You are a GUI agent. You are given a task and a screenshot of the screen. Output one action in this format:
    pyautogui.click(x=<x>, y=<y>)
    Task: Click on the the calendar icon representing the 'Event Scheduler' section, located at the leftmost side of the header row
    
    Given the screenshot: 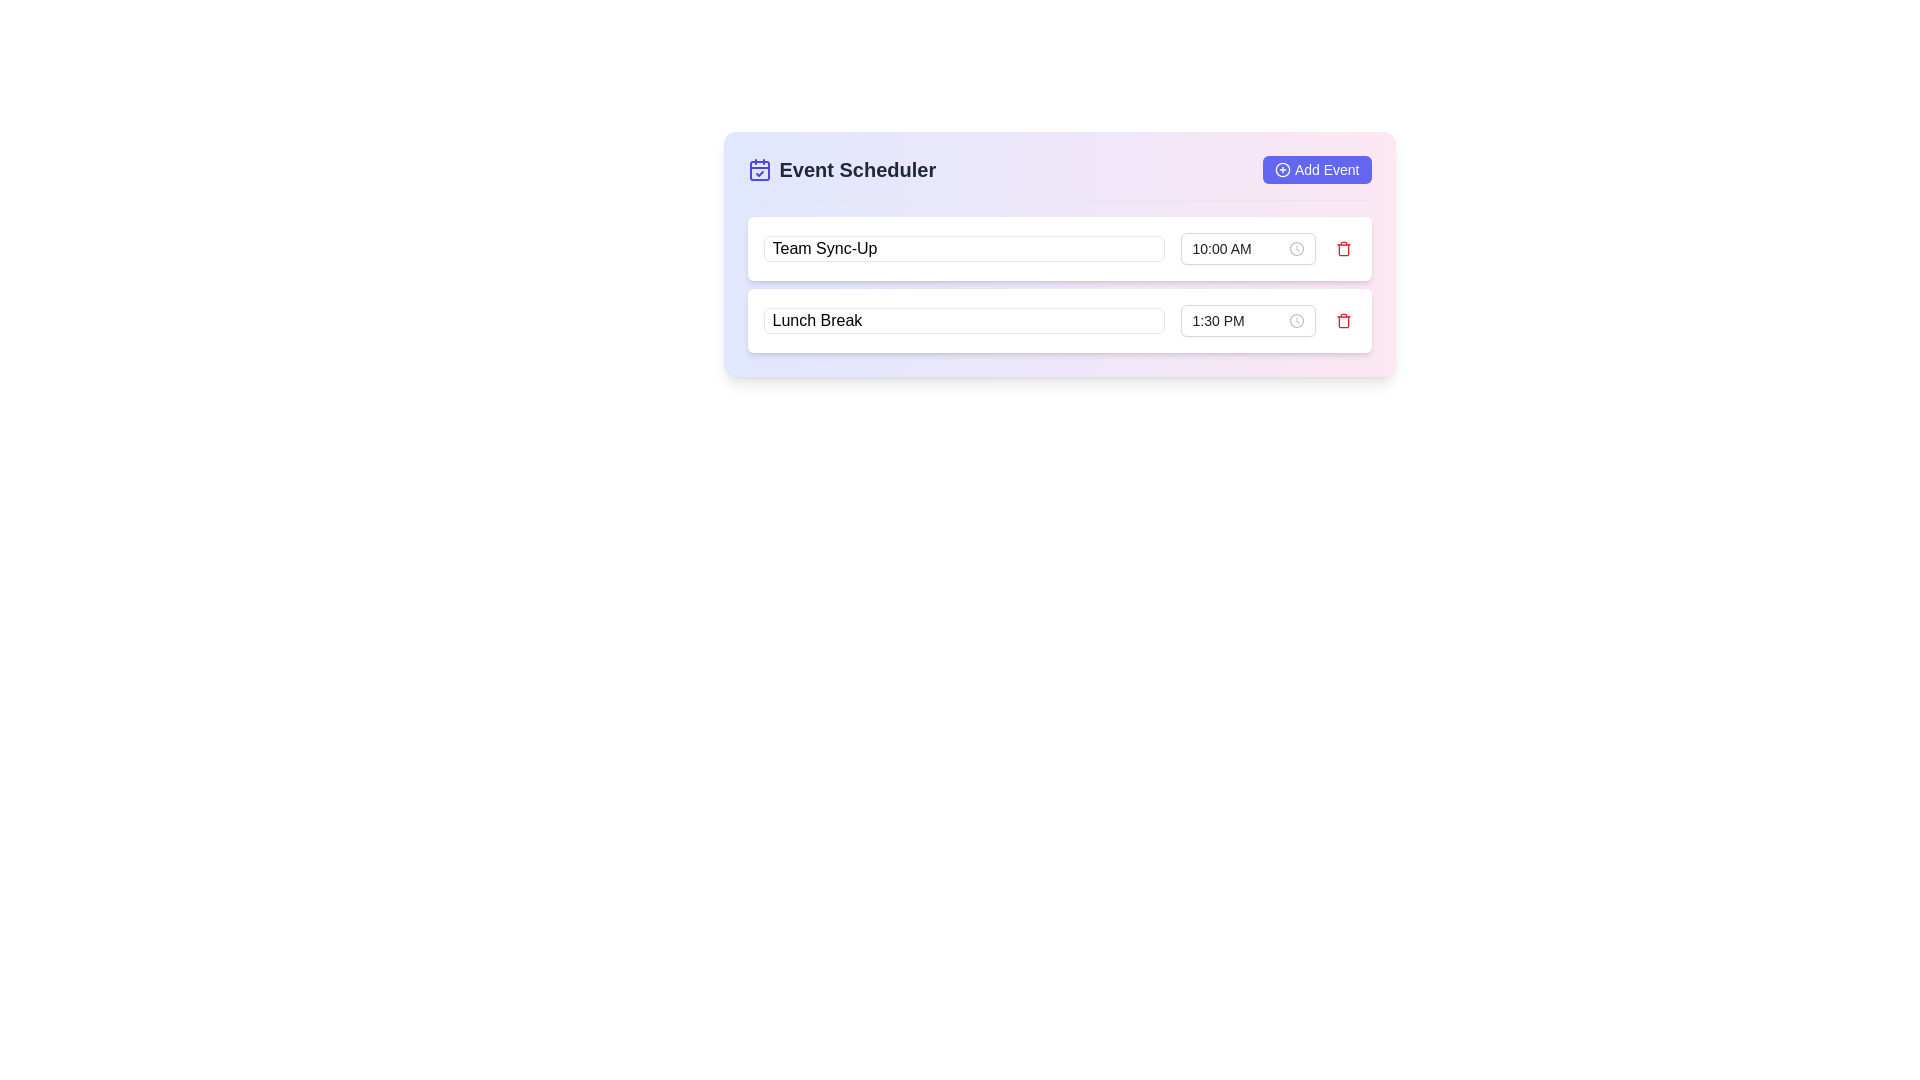 What is the action you would take?
    pyautogui.click(x=758, y=168)
    